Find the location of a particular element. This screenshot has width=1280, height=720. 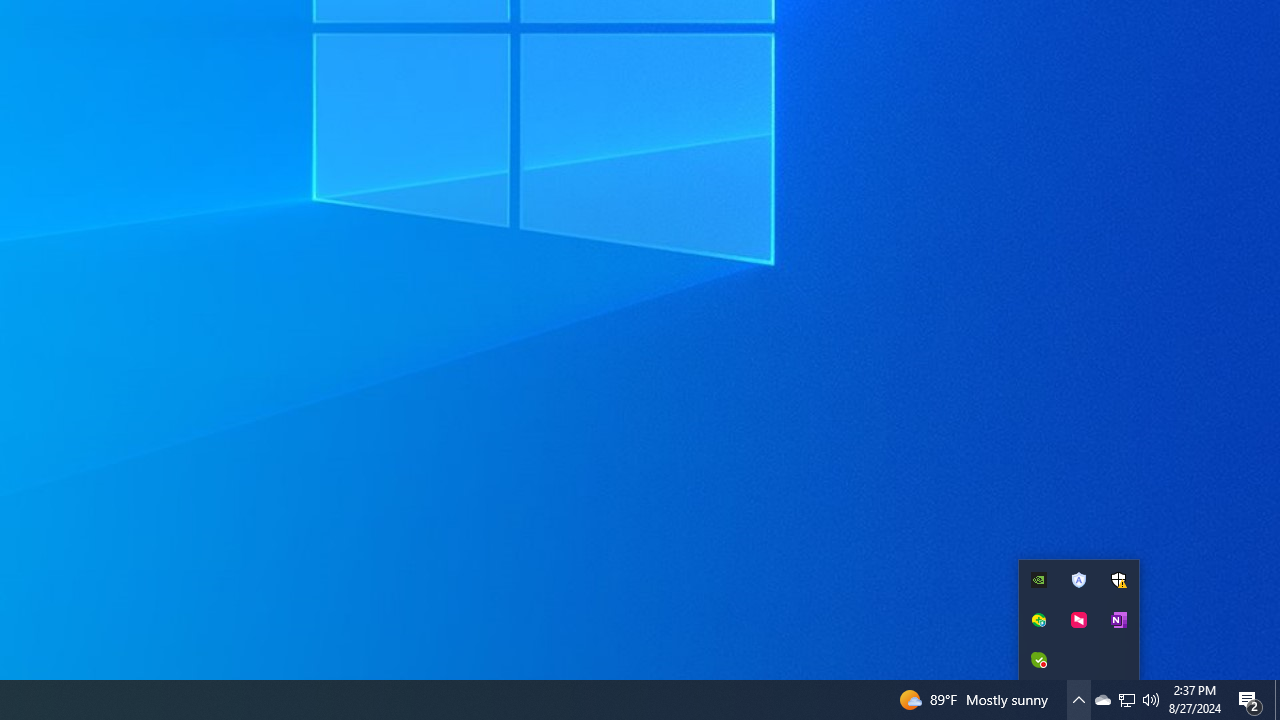

'Overflow Notification Area' is located at coordinates (1078, 618).